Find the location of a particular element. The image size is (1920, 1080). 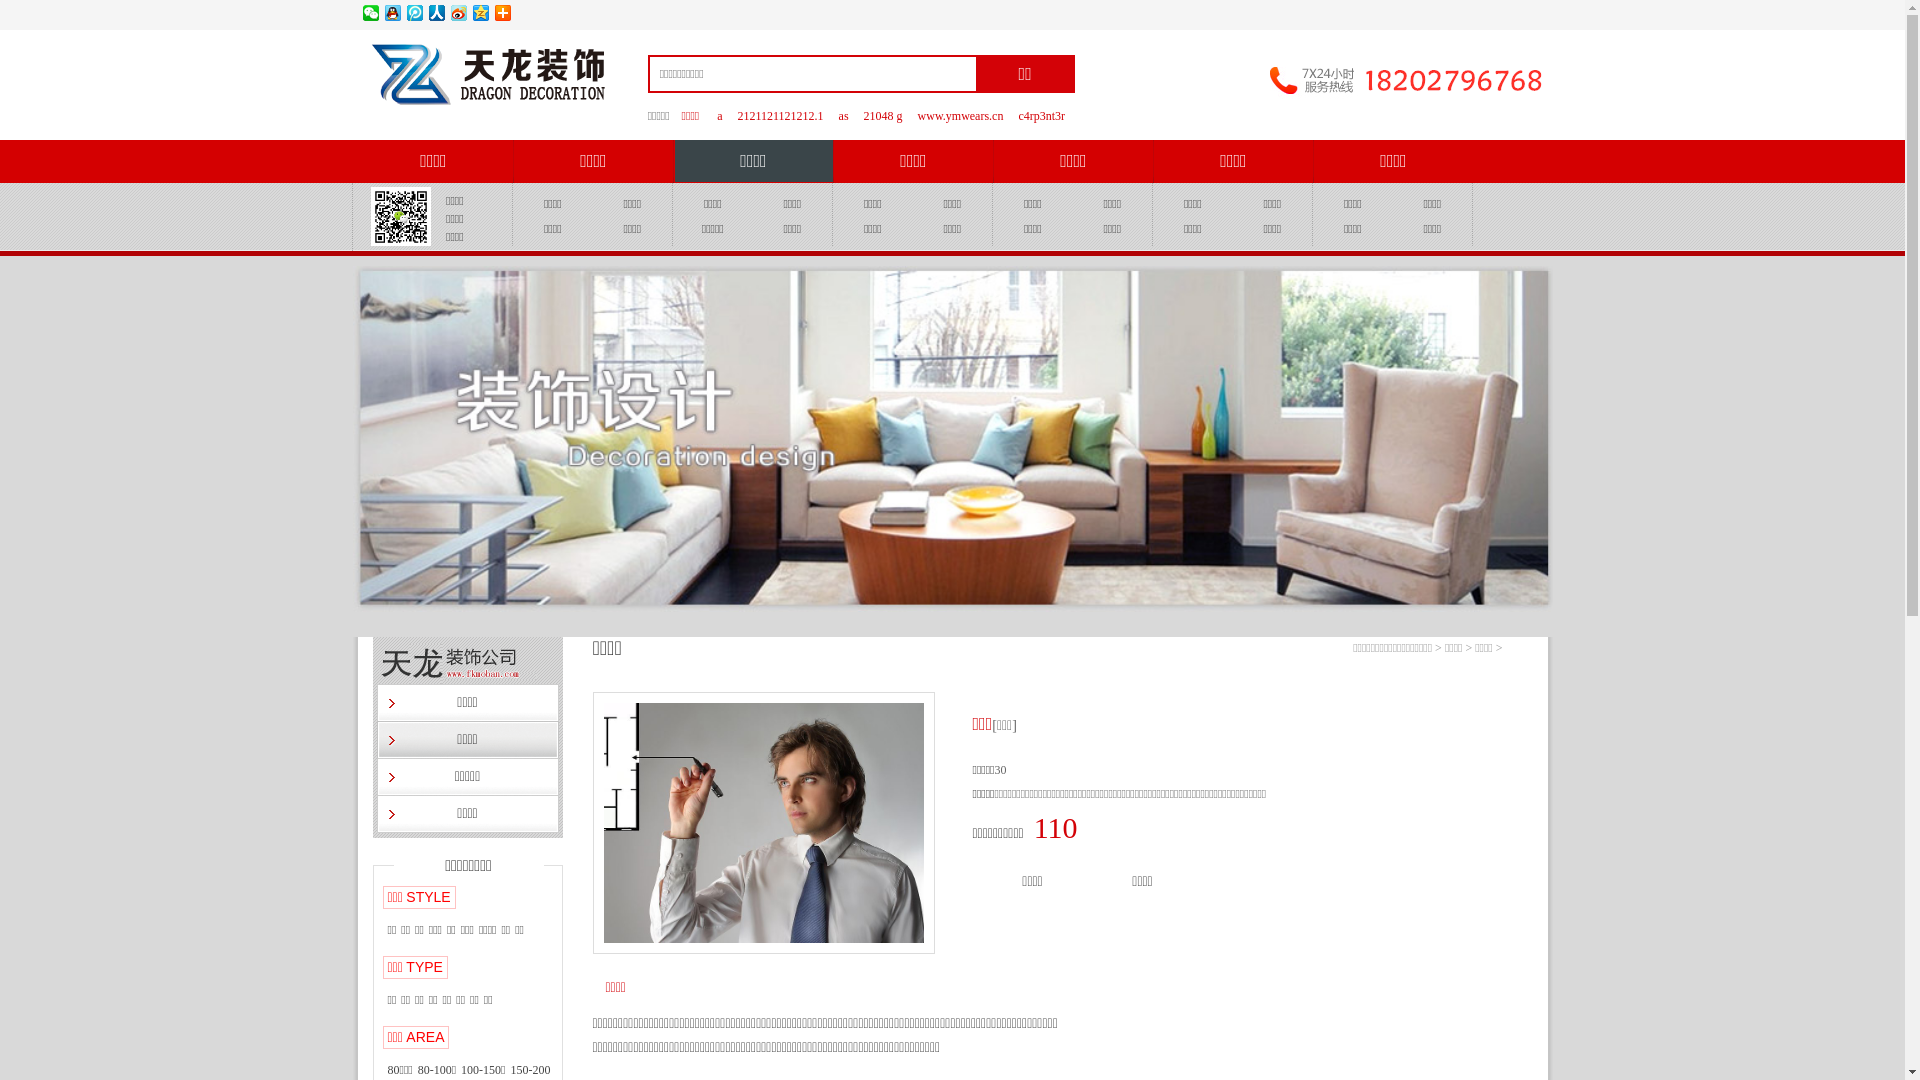

'www.ymwears.cn' is located at coordinates (960, 115).